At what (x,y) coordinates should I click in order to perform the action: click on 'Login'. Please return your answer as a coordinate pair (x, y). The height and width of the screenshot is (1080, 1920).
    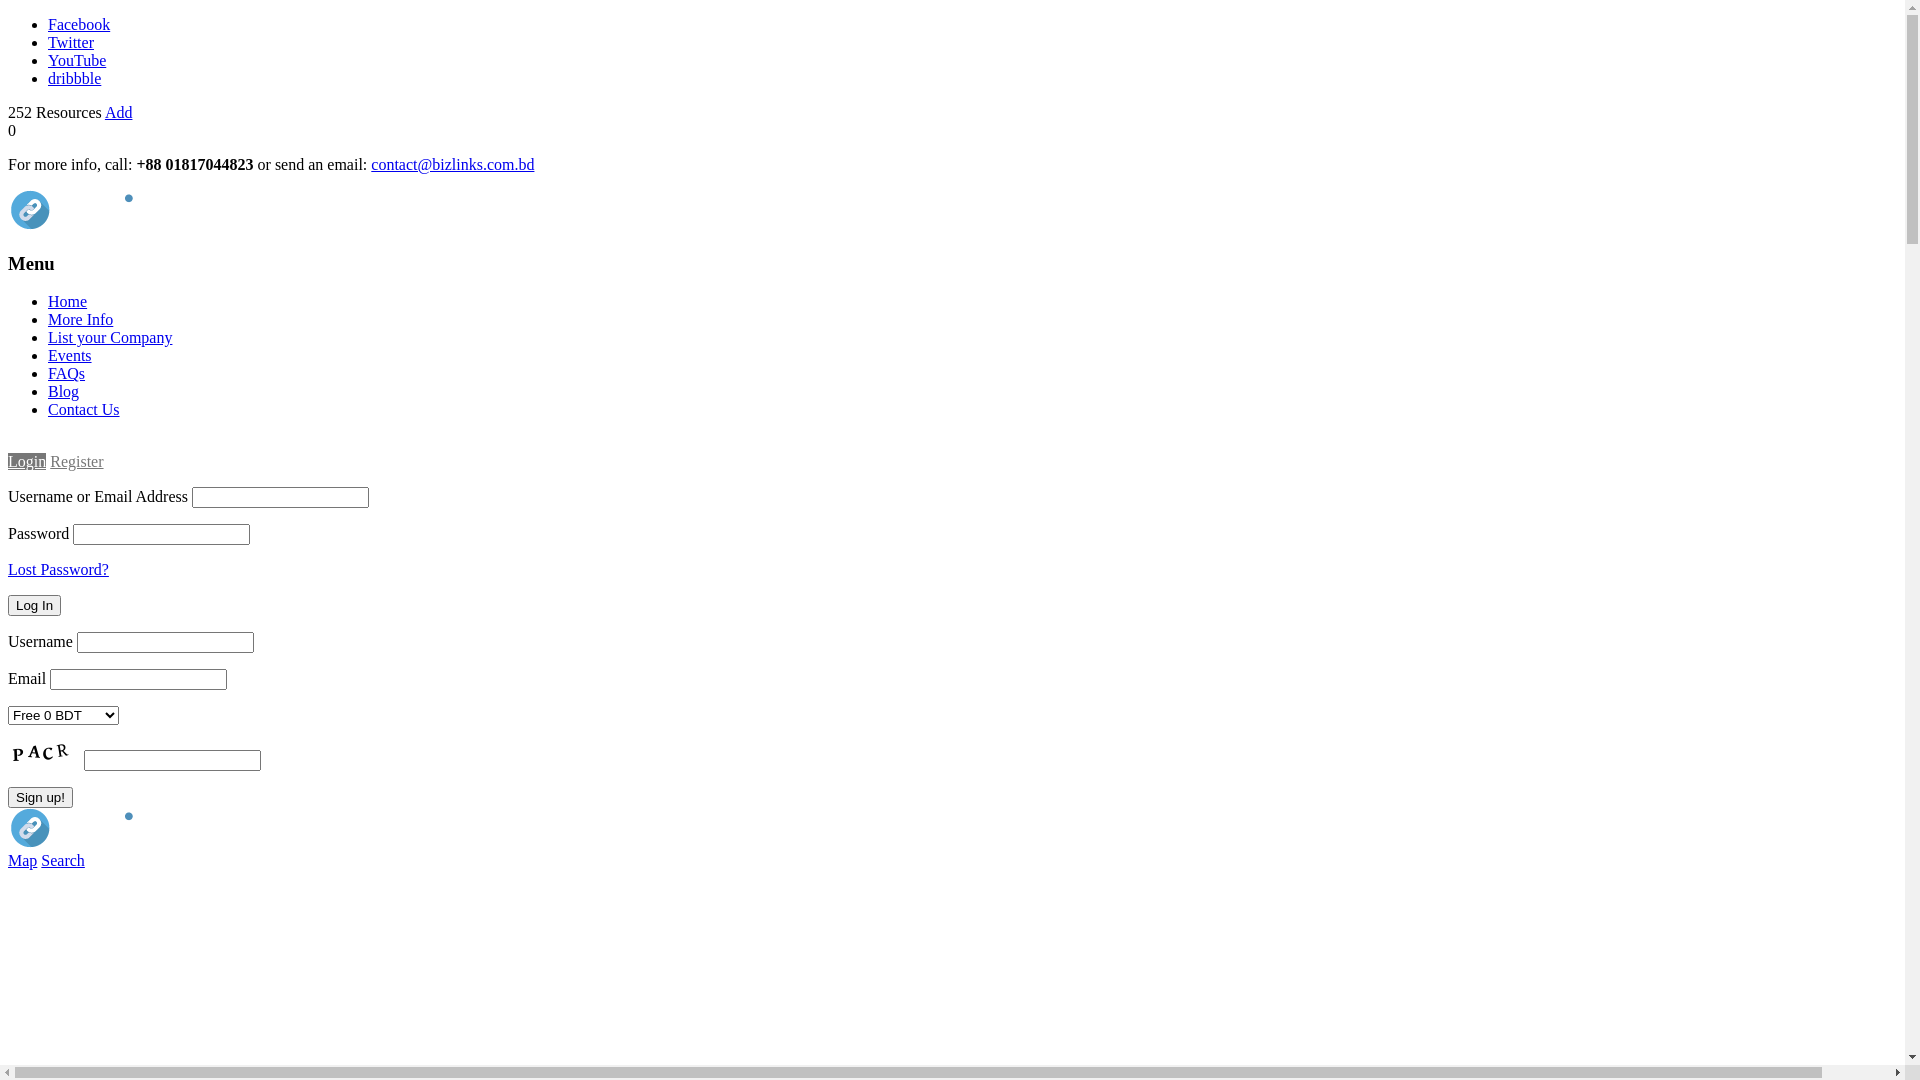
    Looking at the image, I should click on (8, 442).